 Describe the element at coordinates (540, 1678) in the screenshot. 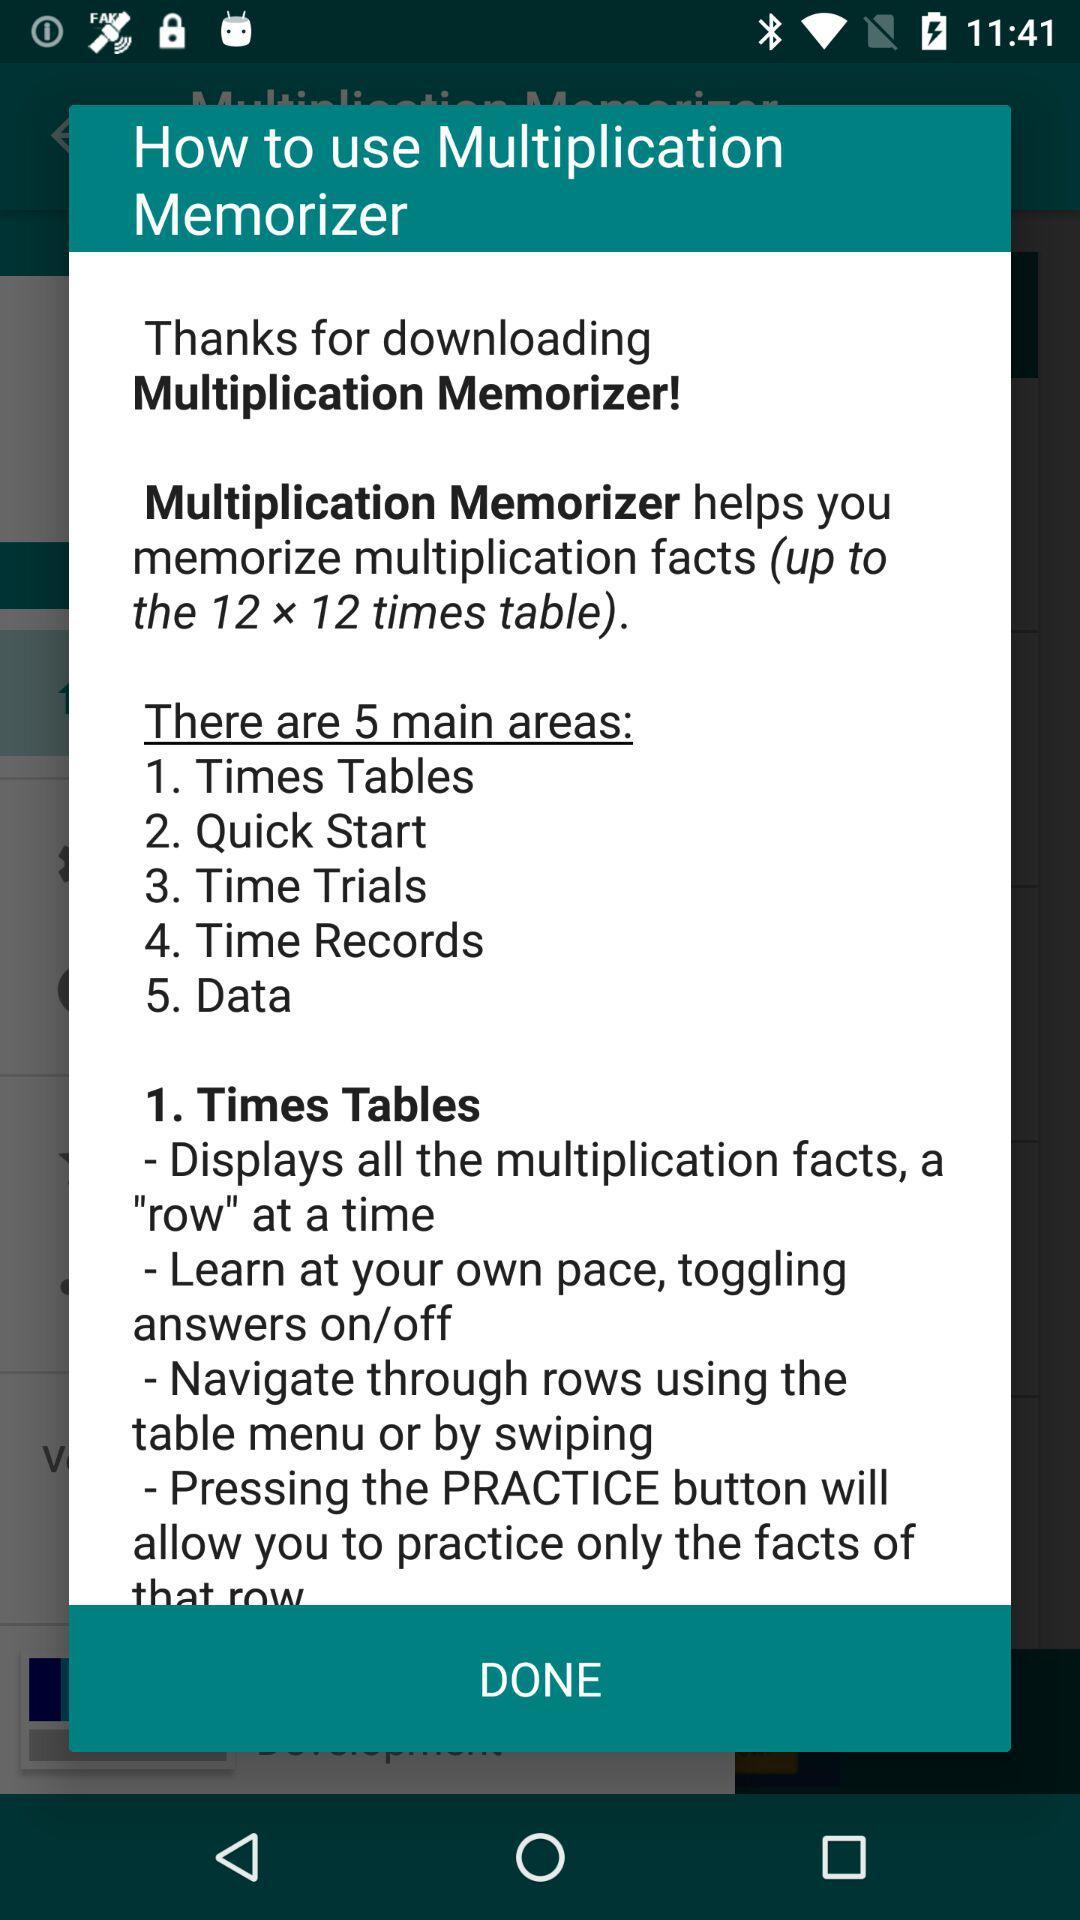

I see `the done item` at that location.